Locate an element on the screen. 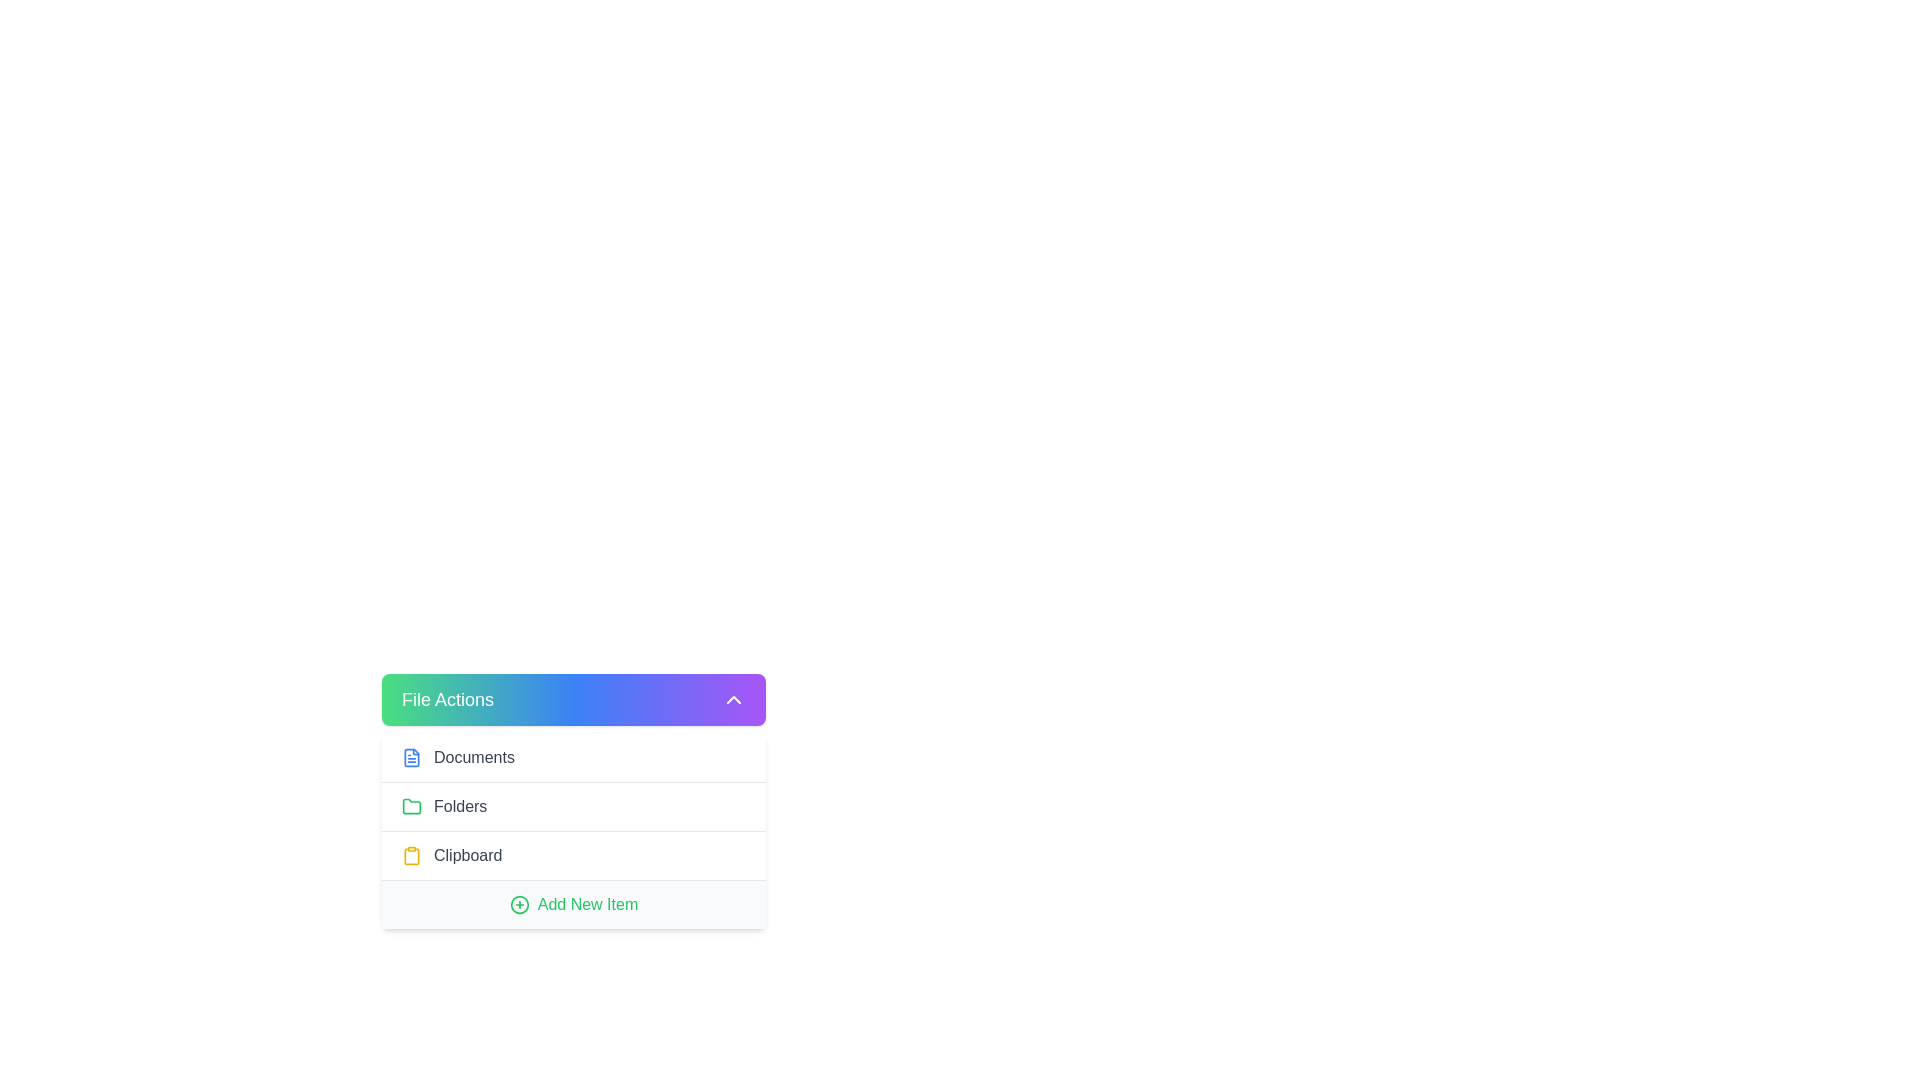 This screenshot has height=1080, width=1920. the 'Documents' button in the dropdown menu under 'File Actions' is located at coordinates (573, 758).